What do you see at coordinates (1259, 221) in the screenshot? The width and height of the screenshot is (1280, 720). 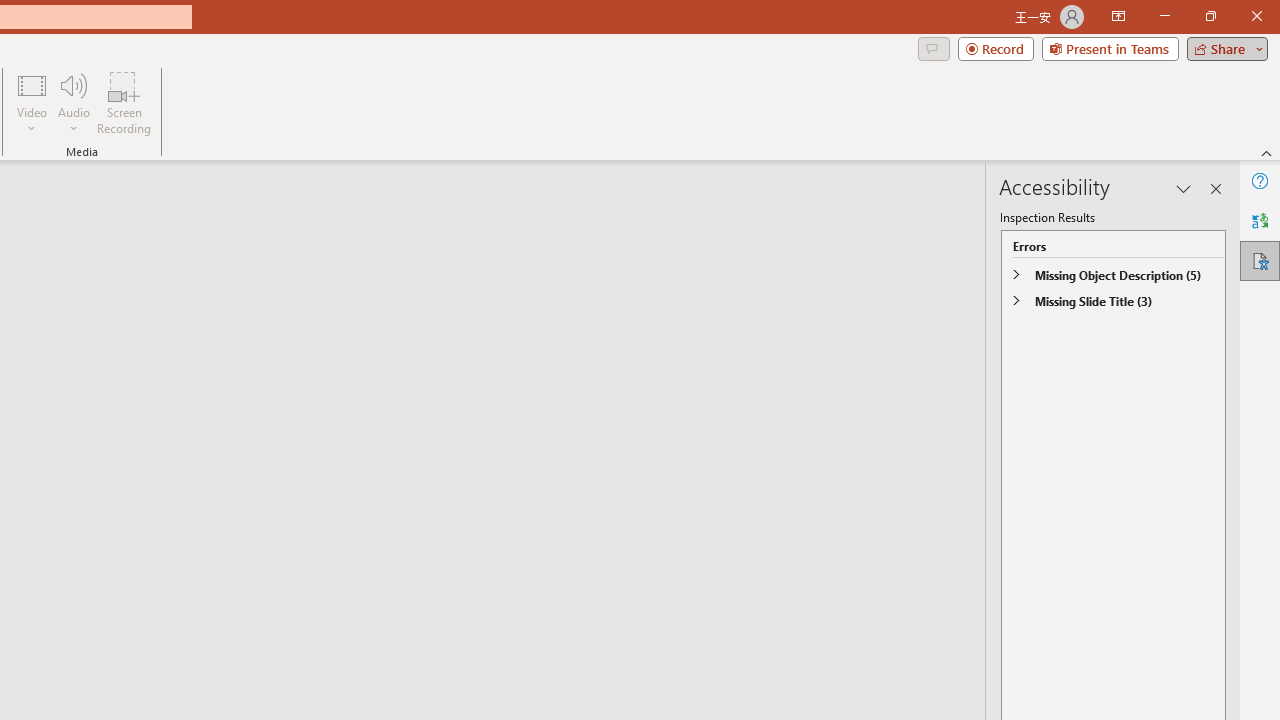 I see `'Translator'` at bounding box center [1259, 221].